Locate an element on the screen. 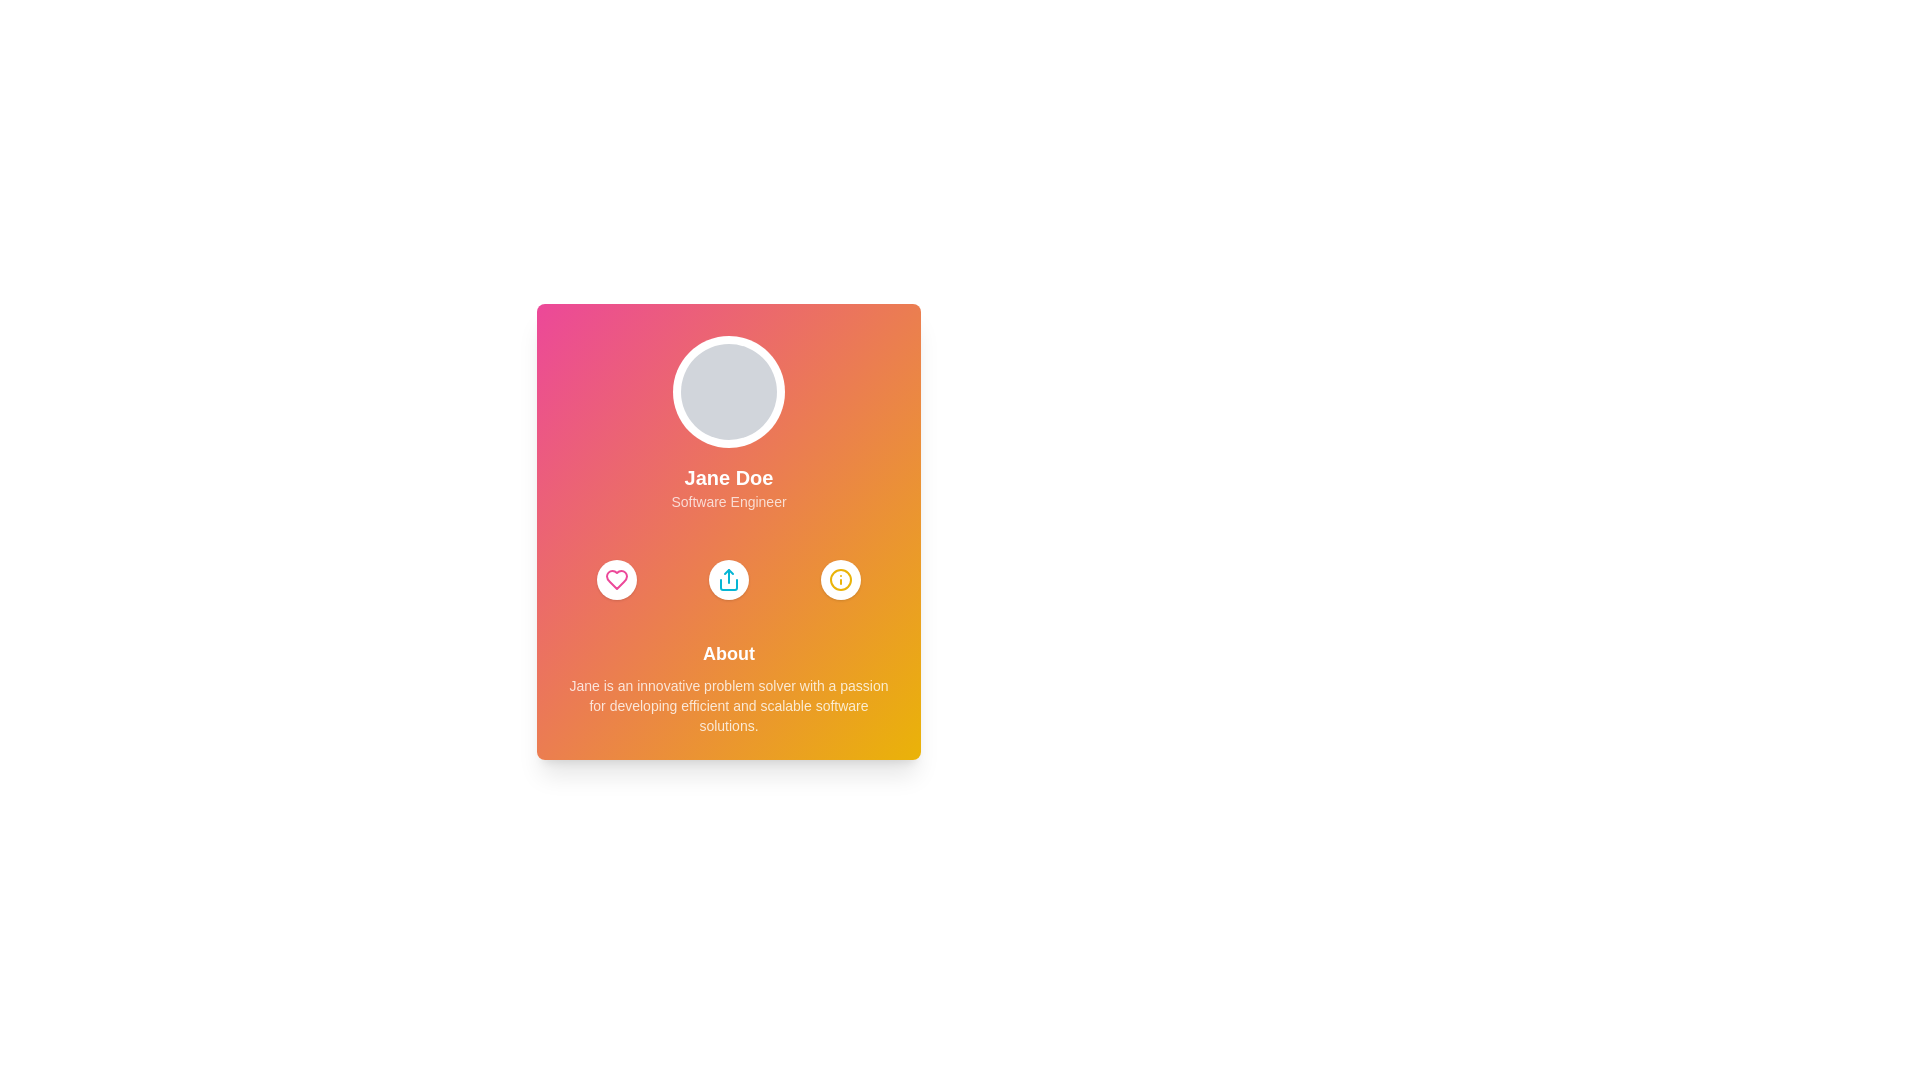 The width and height of the screenshot is (1920, 1080). text content of the Text Label displaying 'Jane Doe' which is centrally located in the card layout, positioned above 'Software Engineer' is located at coordinates (728, 478).